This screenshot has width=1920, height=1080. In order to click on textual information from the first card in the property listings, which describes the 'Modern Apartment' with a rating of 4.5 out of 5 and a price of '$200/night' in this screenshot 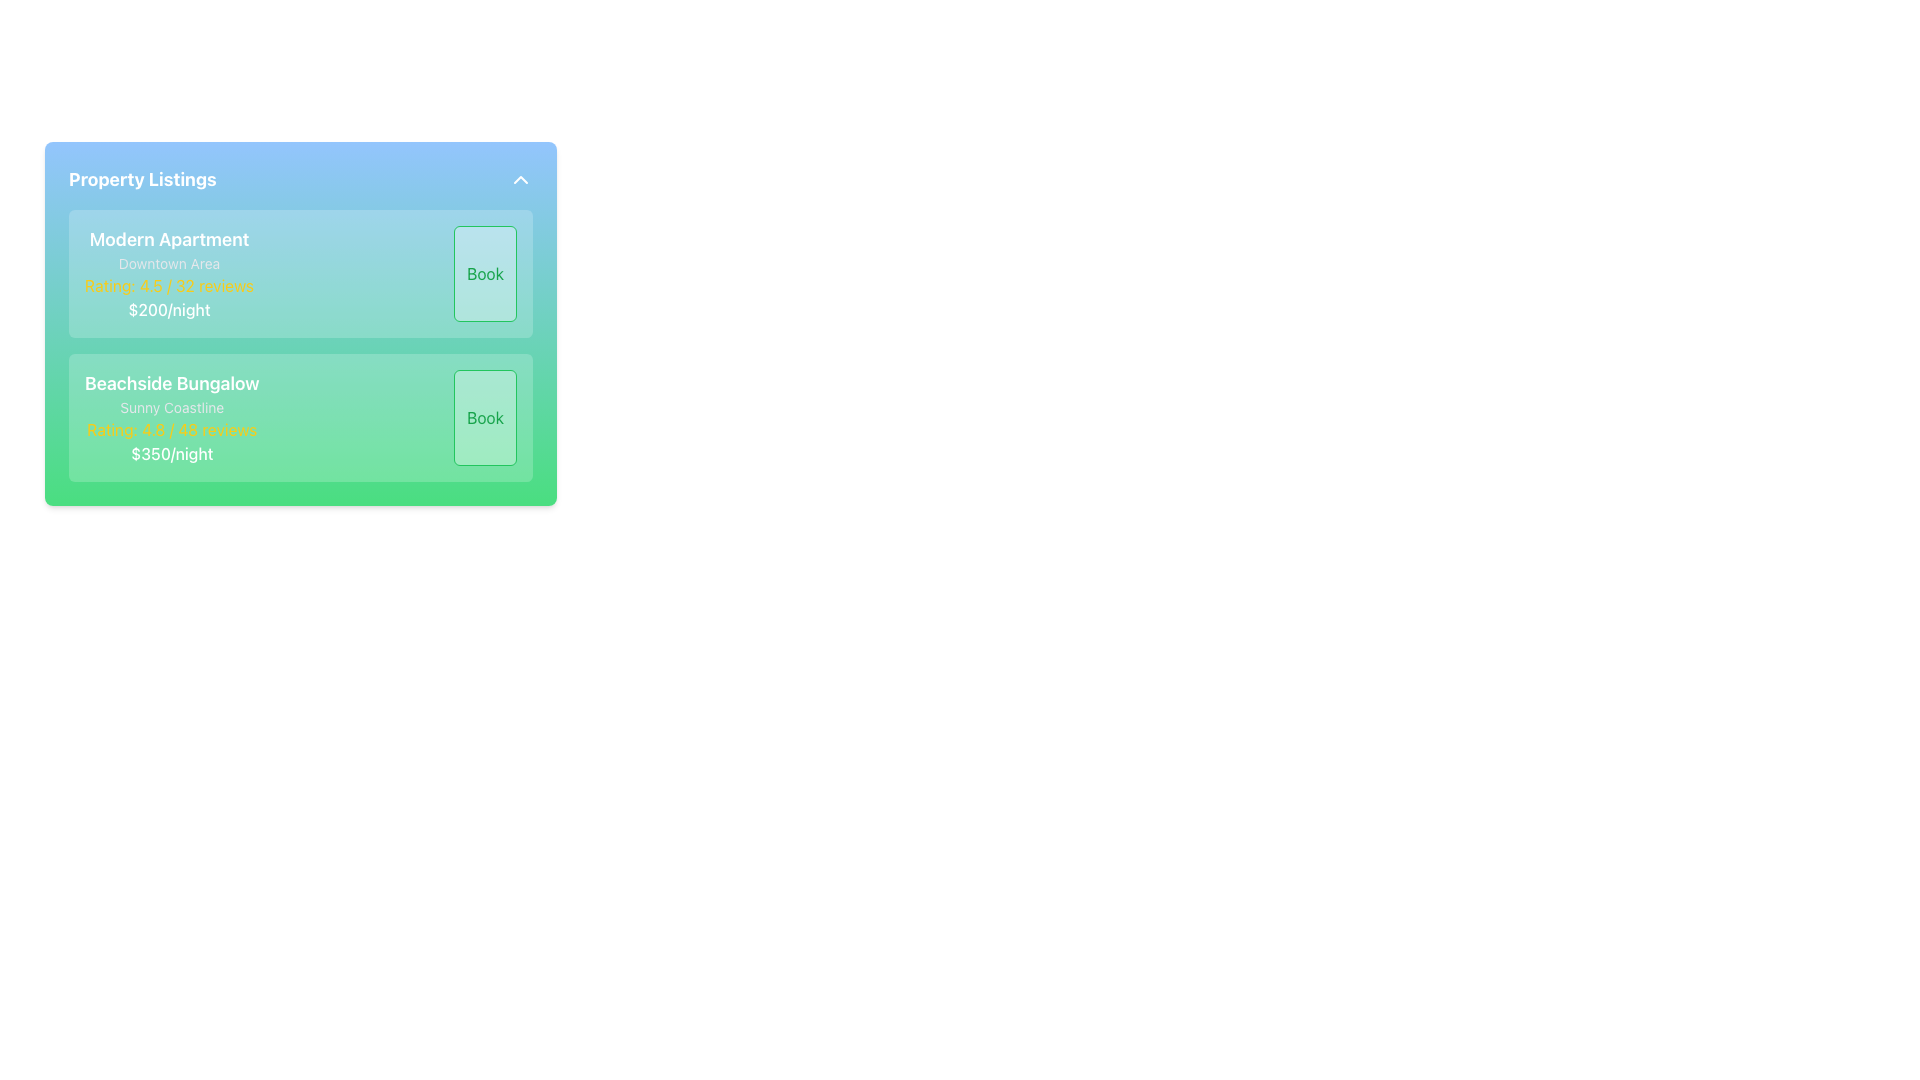, I will do `click(300, 273)`.